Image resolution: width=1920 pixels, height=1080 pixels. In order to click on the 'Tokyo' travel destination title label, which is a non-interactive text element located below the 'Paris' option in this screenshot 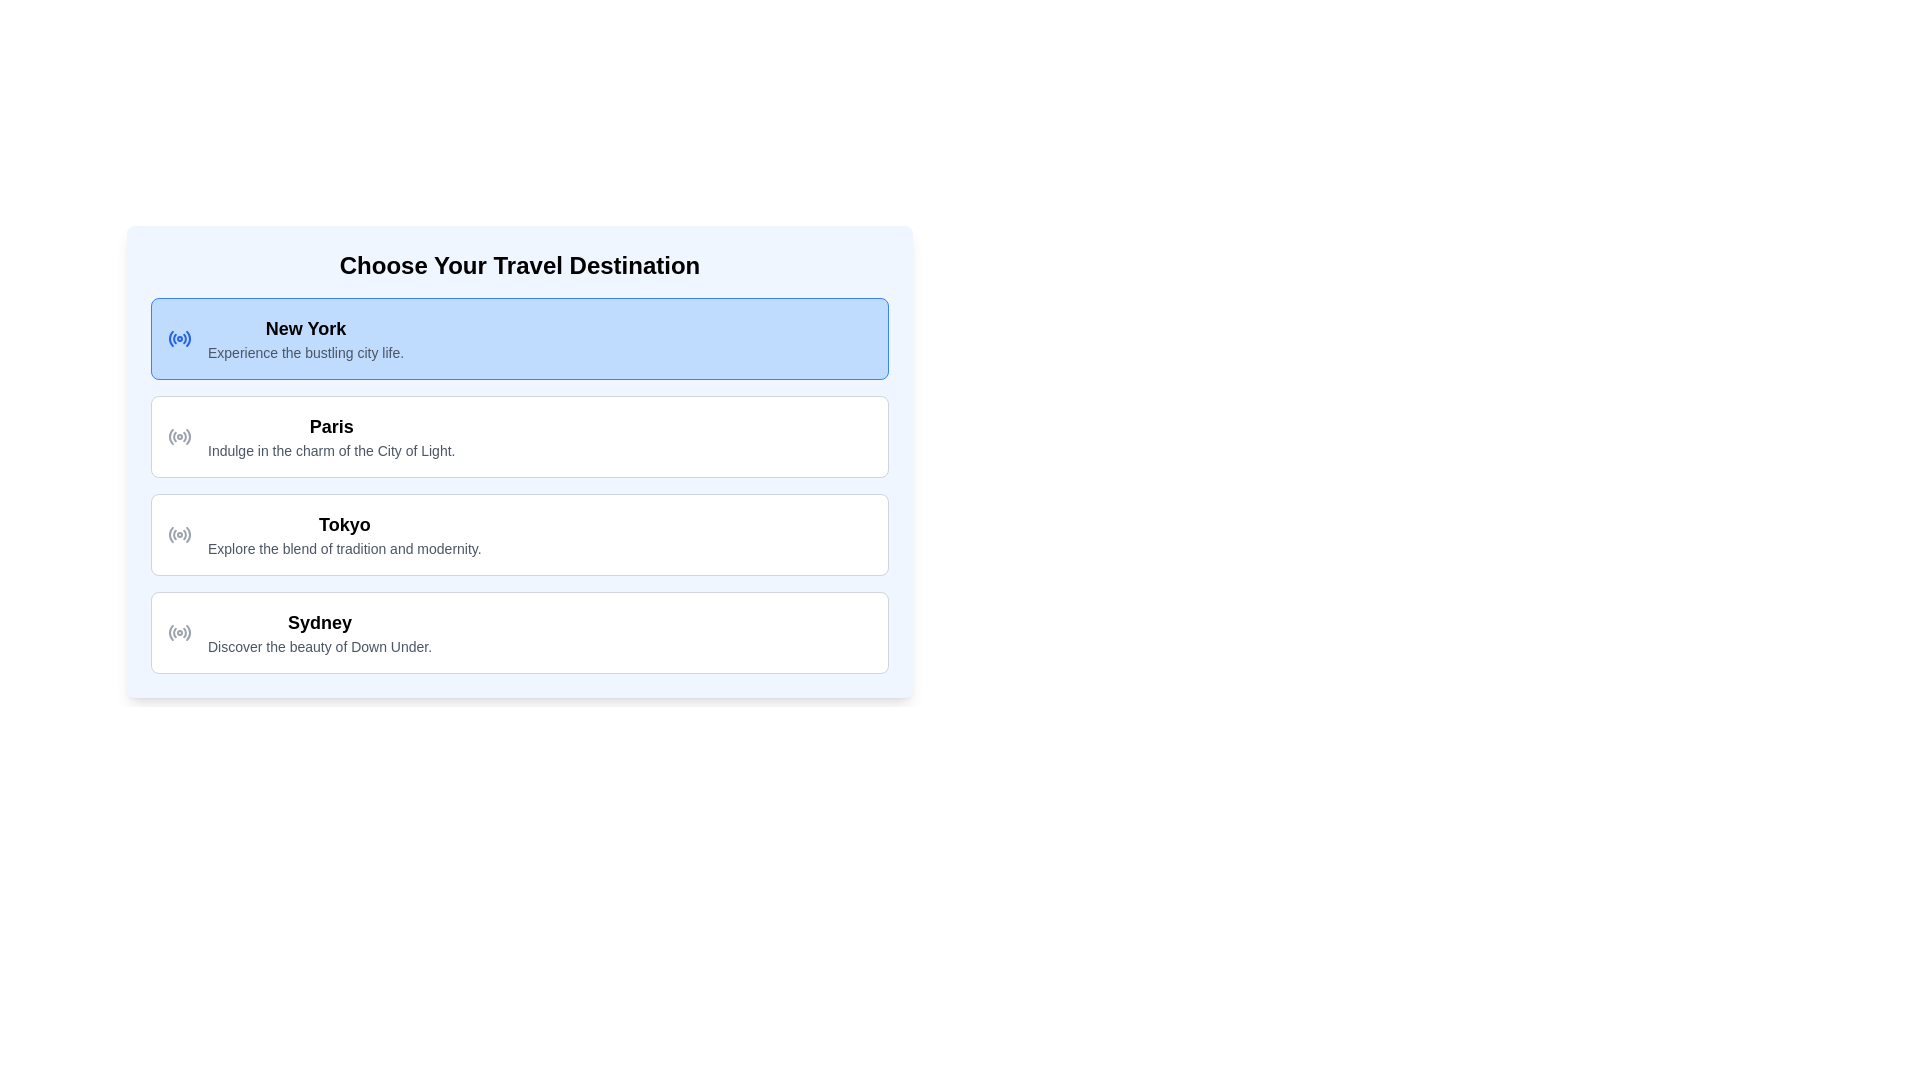, I will do `click(344, 523)`.